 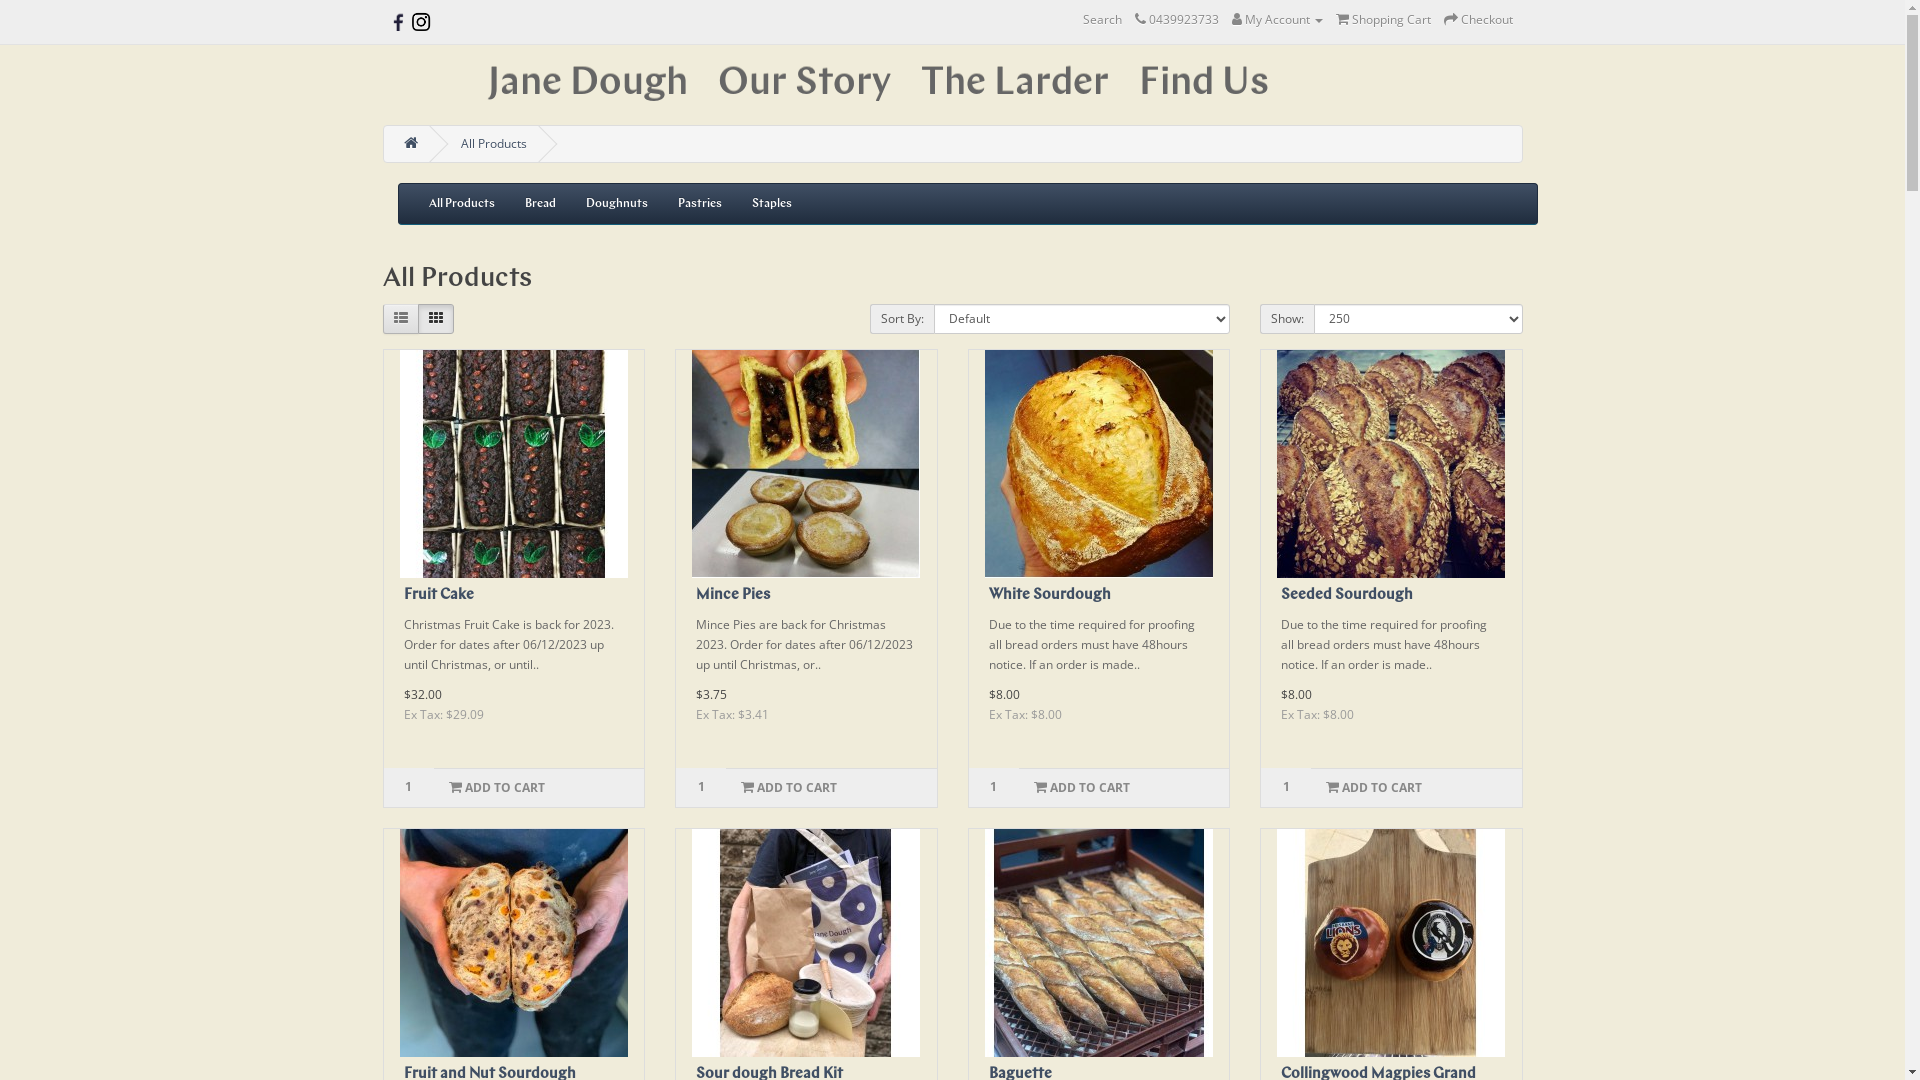 I want to click on 'Doughnuts', so click(x=614, y=204).